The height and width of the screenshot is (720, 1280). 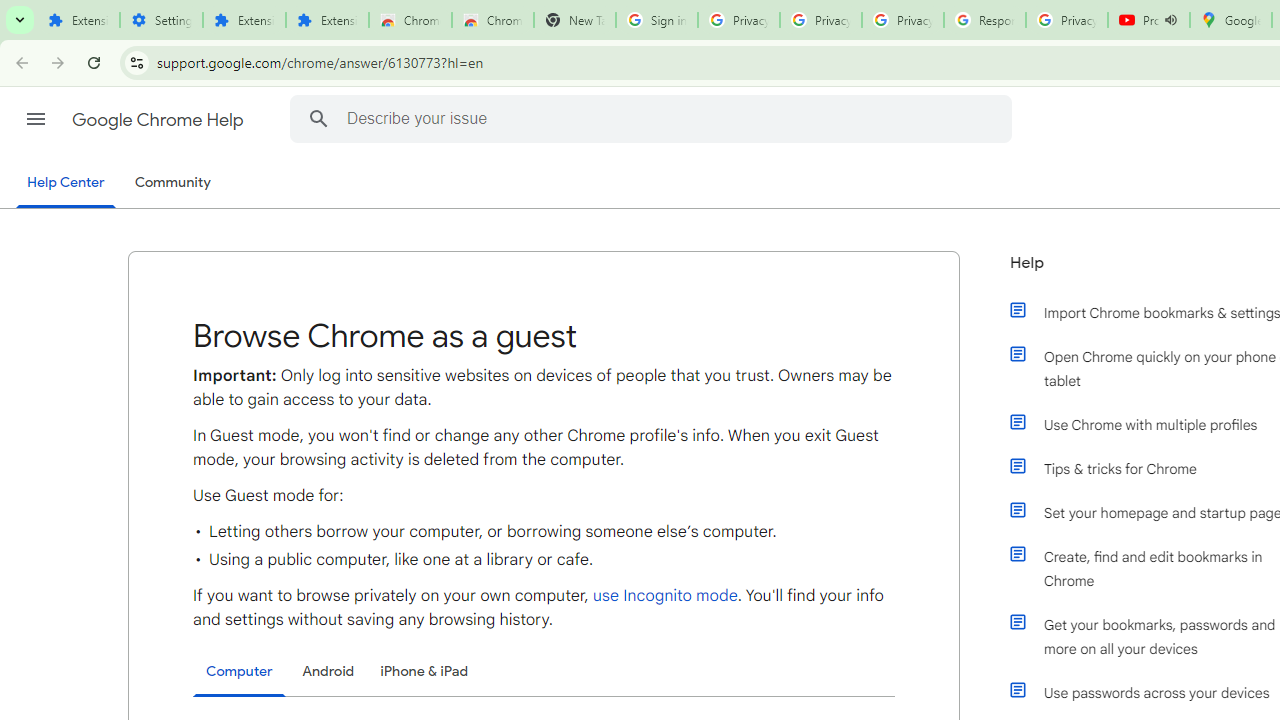 What do you see at coordinates (654, 118) in the screenshot?
I see `'Describe your issue'` at bounding box center [654, 118].